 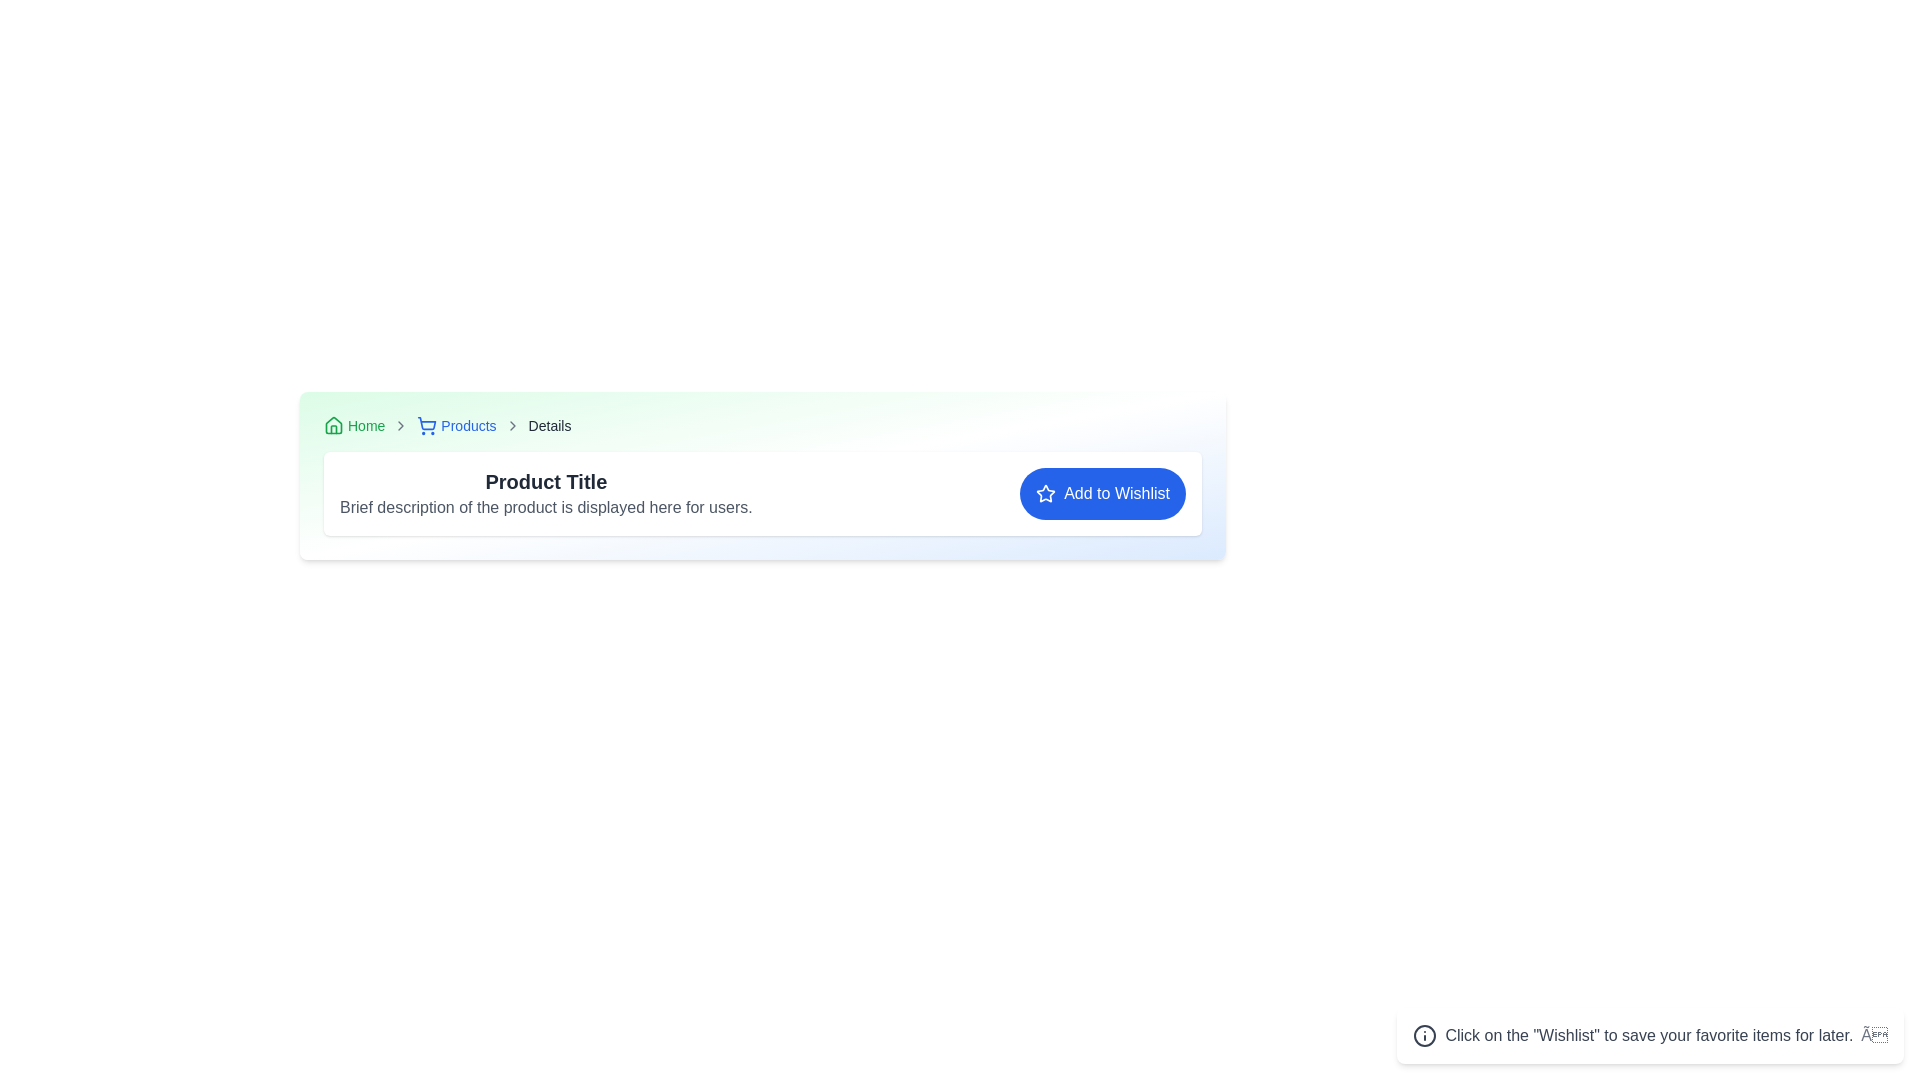 What do you see at coordinates (400, 424) in the screenshot?
I see `the first rightward-pointing chevron icon in the breadcrumb navigation UI, located between the 'Home' link and the 'Products' link` at bounding box center [400, 424].